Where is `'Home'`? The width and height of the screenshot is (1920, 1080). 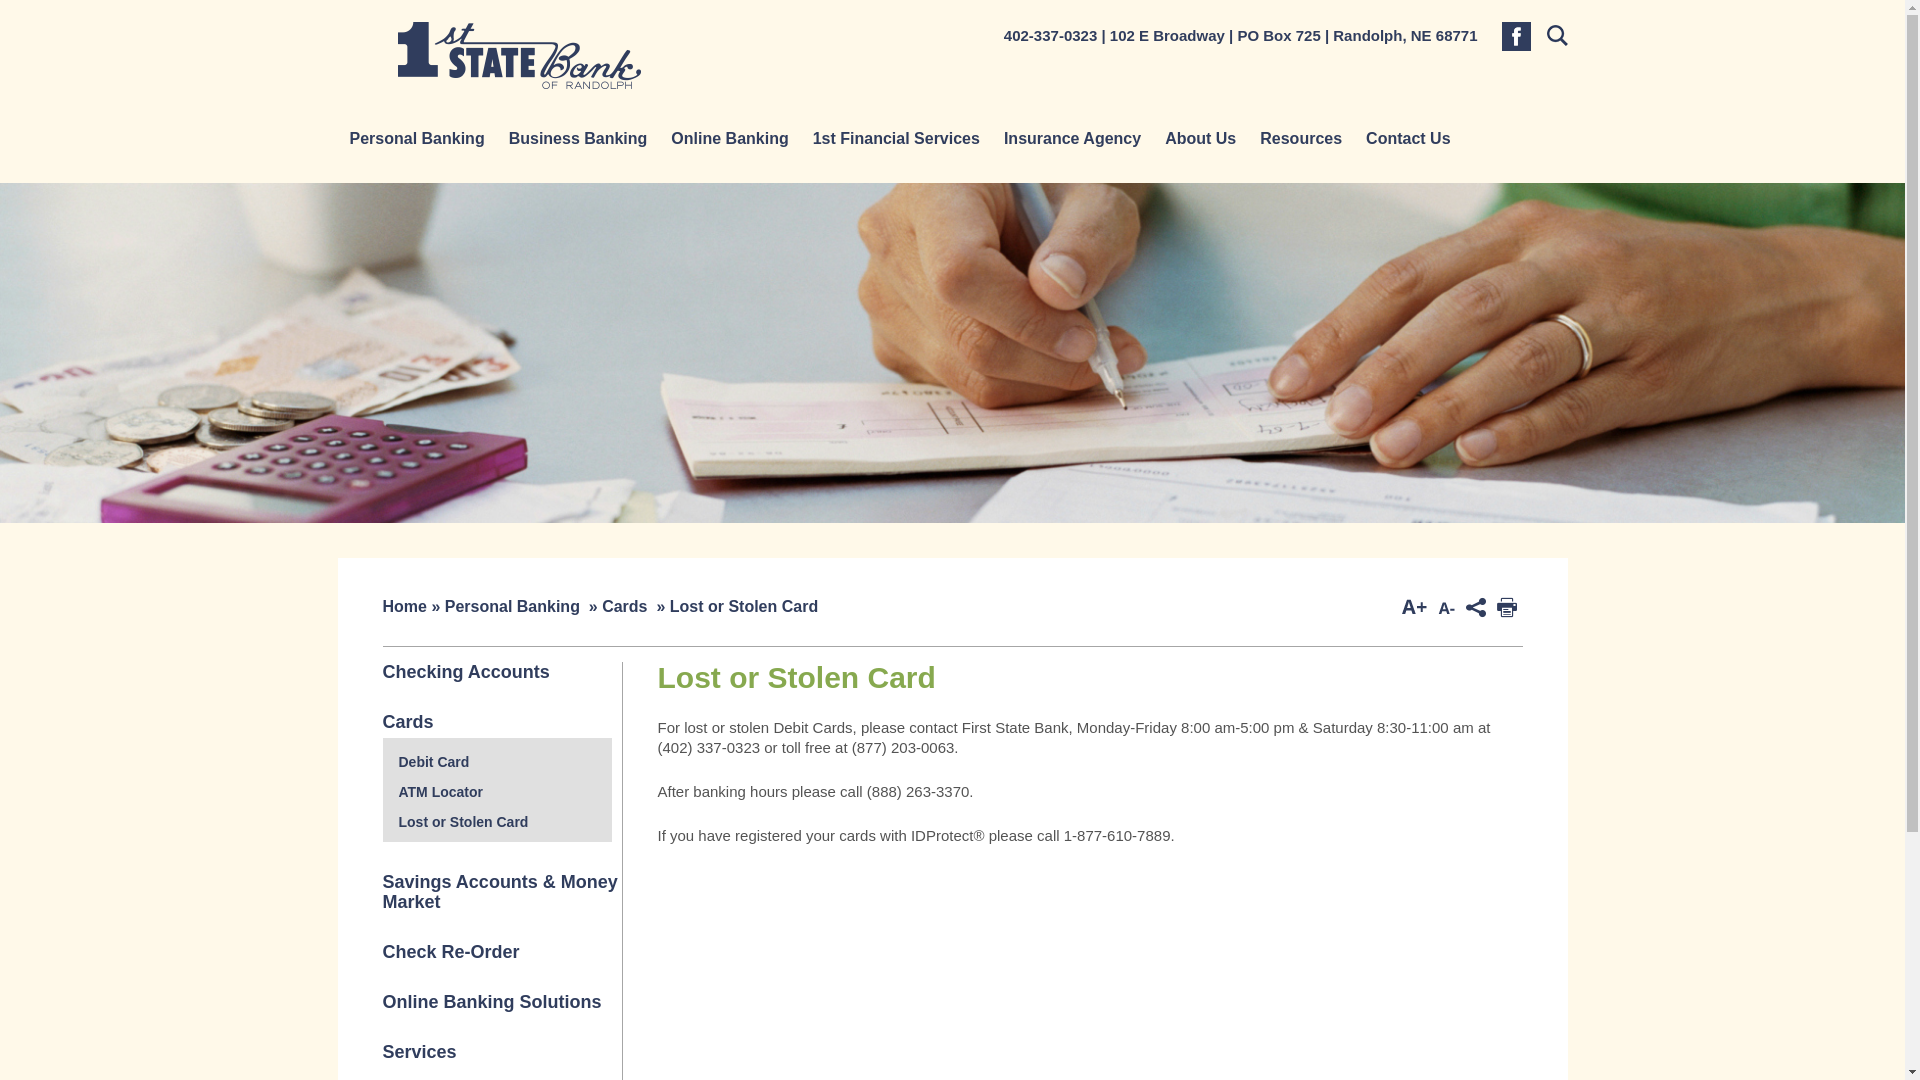
'Home' is located at coordinates (402, 605).